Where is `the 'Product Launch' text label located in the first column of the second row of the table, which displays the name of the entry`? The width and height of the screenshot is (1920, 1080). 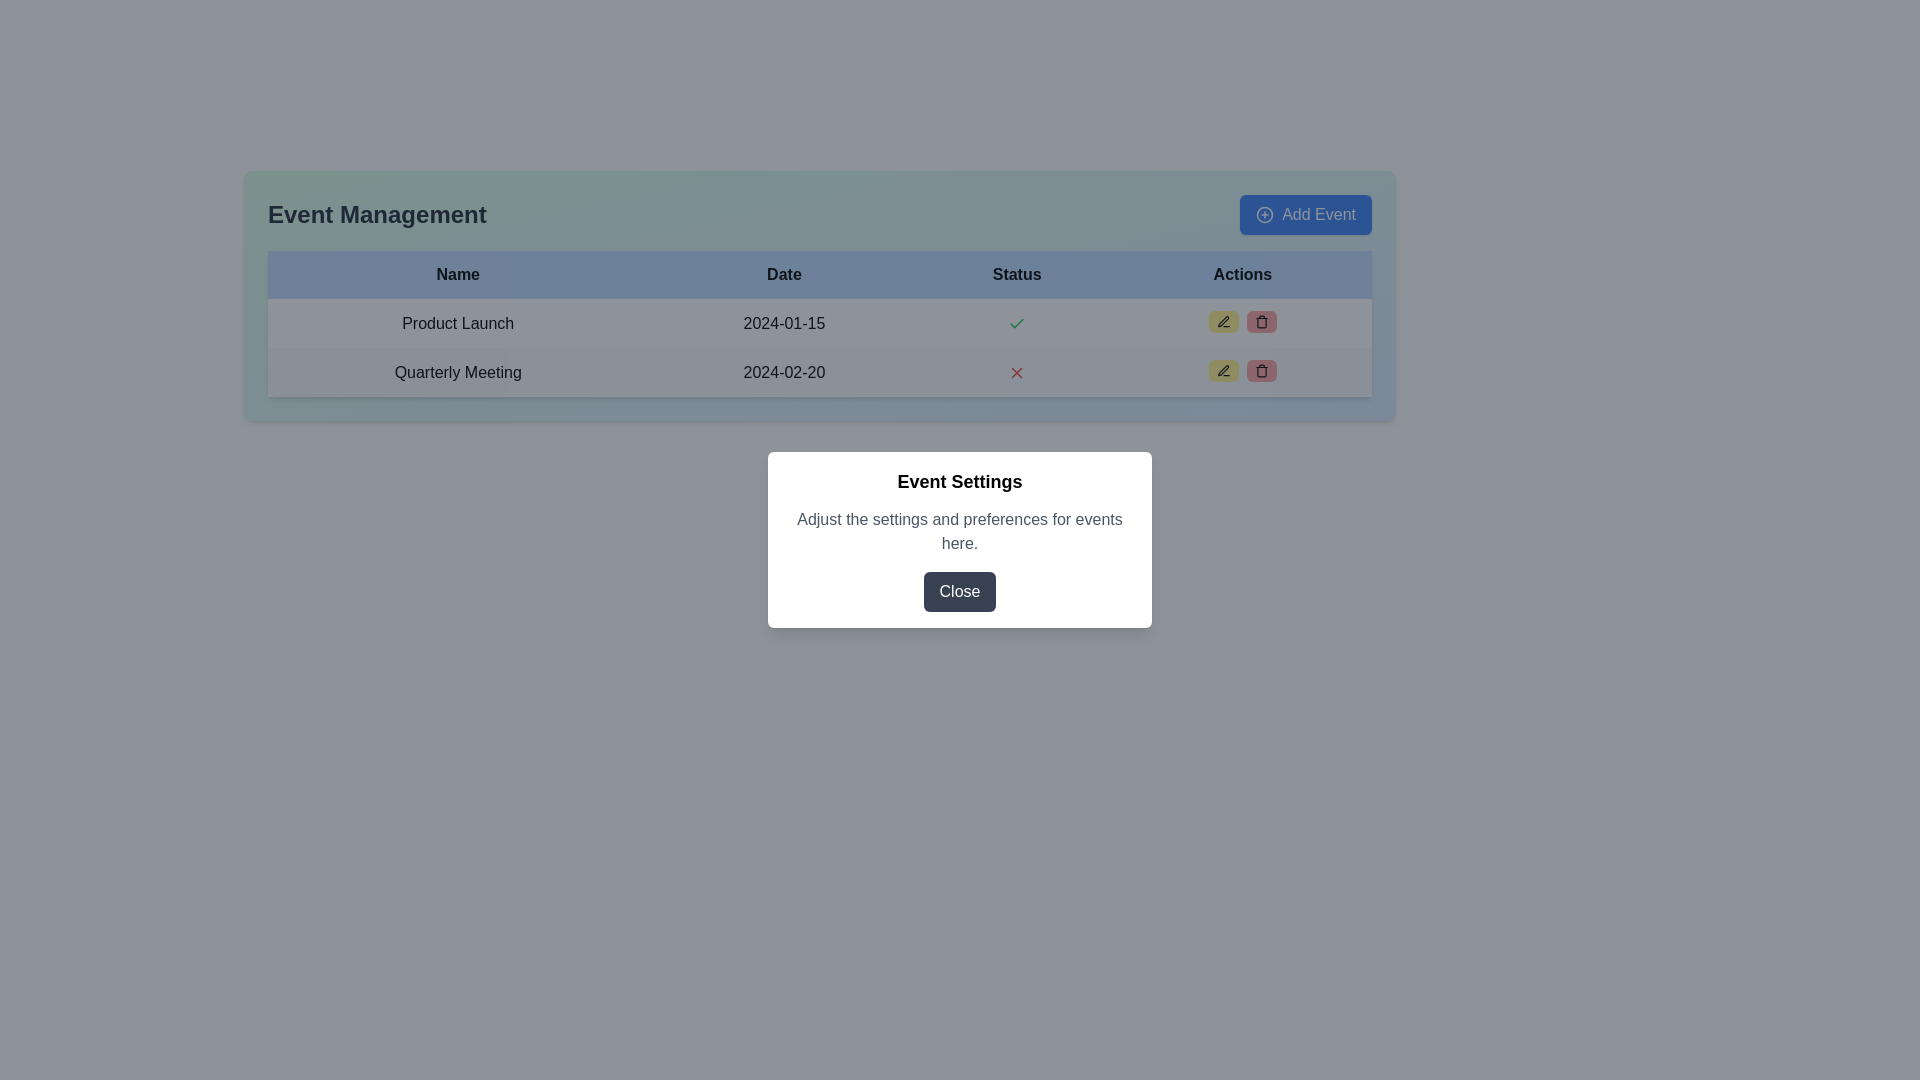 the 'Product Launch' text label located in the first column of the second row of the table, which displays the name of the entry is located at coordinates (457, 322).